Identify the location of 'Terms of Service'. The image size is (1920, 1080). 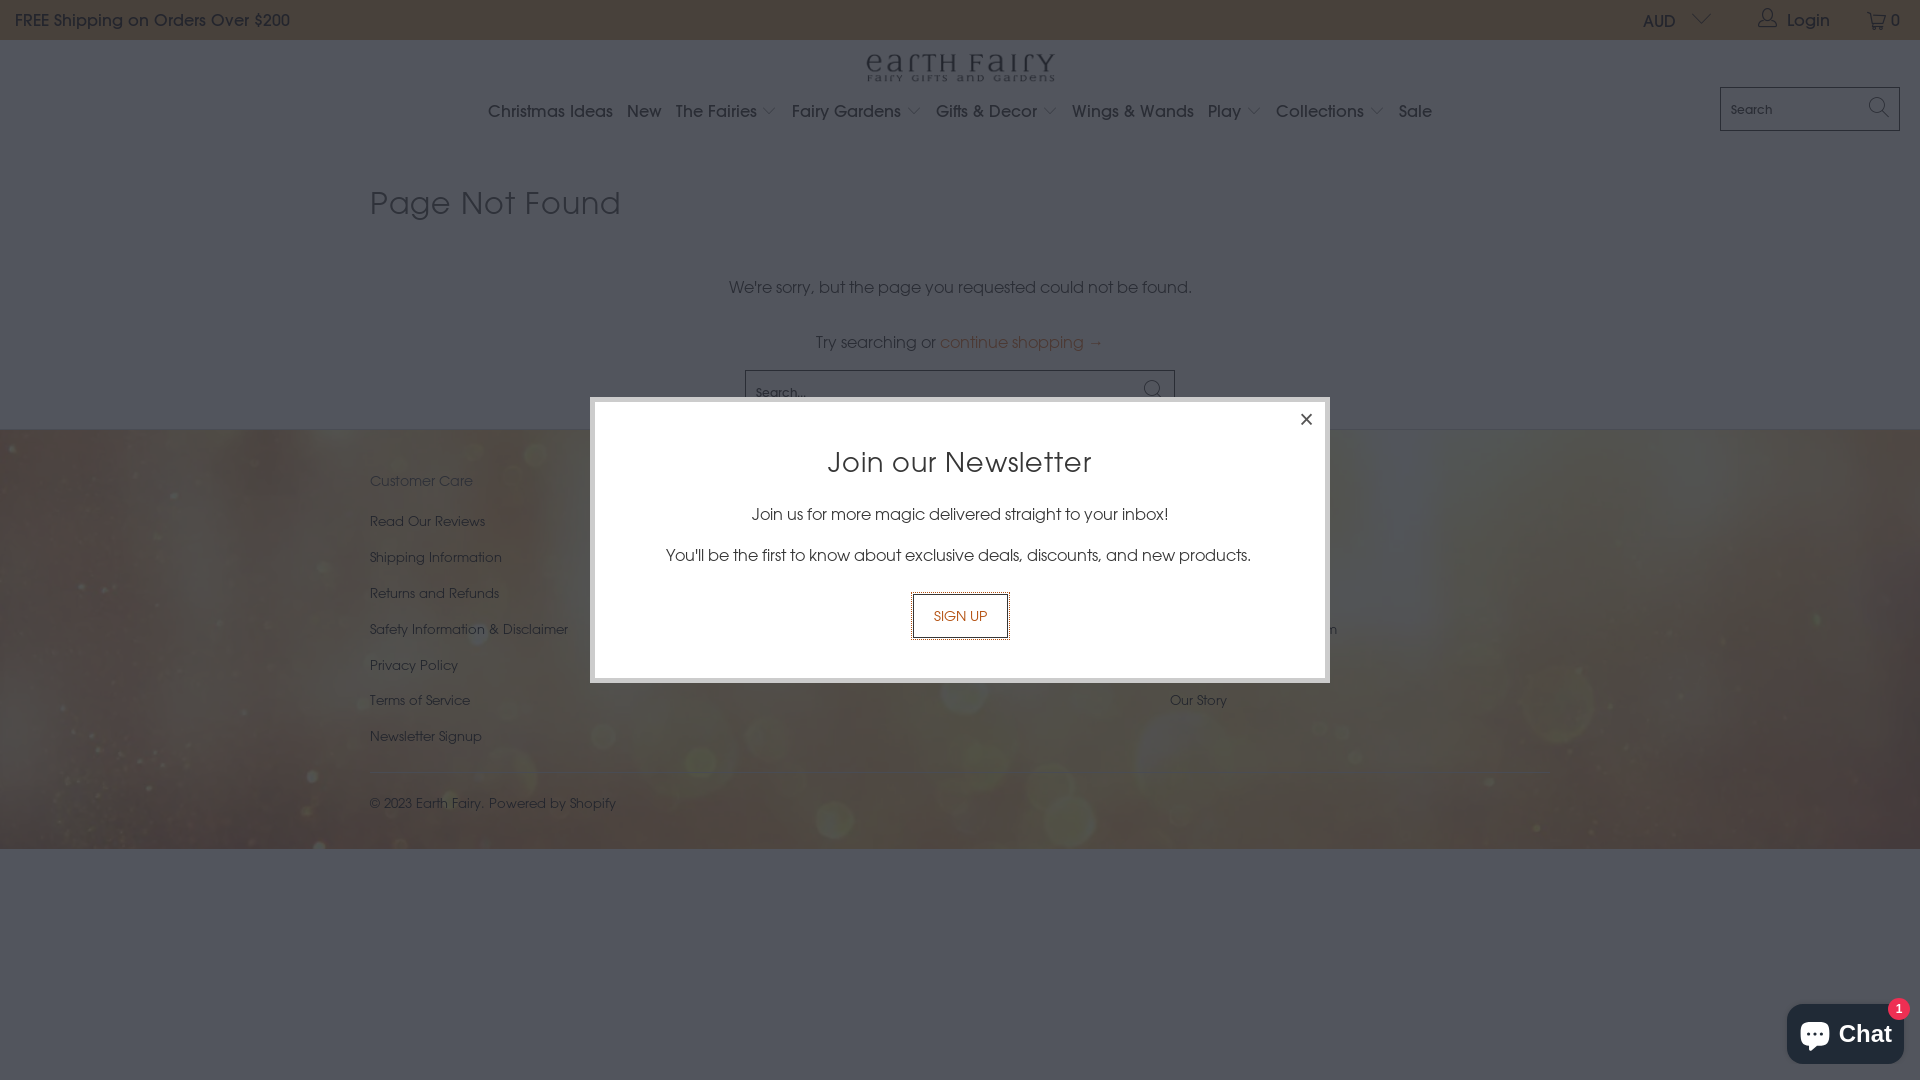
(419, 698).